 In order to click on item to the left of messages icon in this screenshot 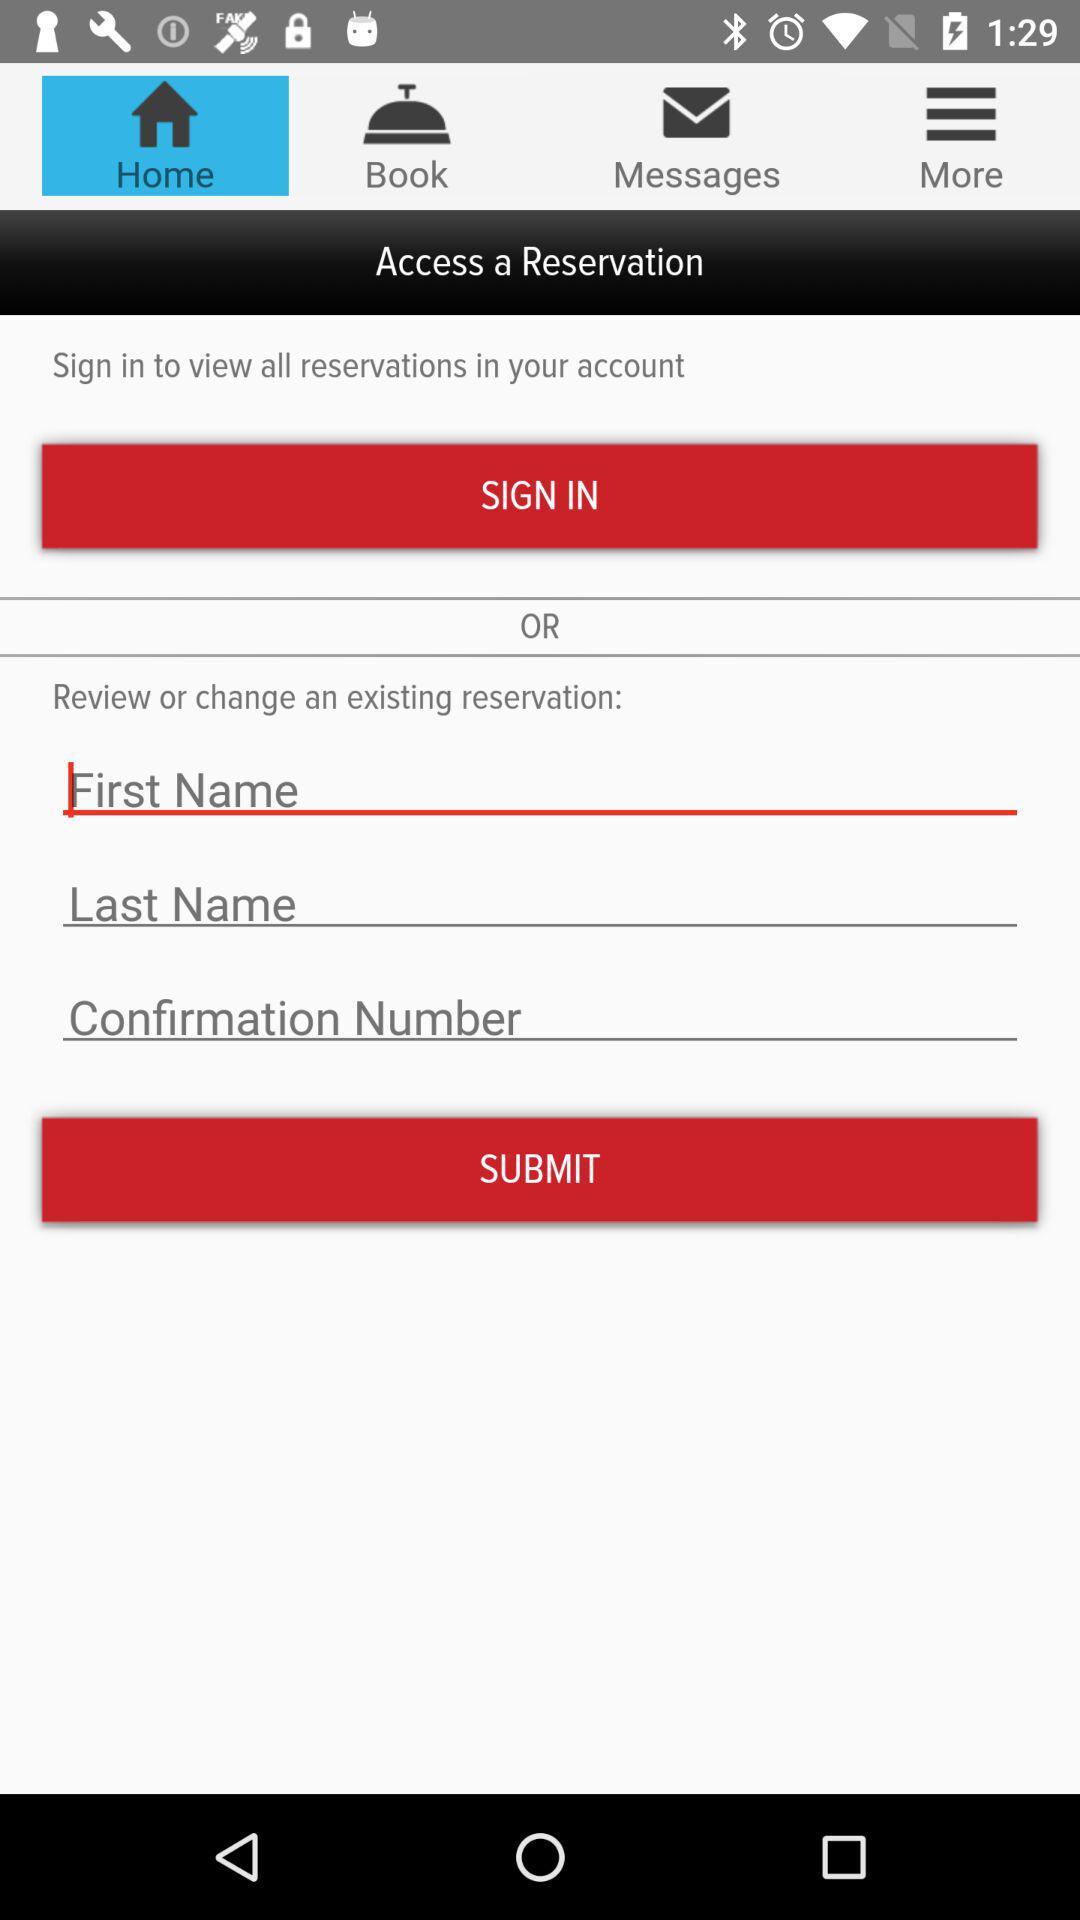, I will do `click(405, 134)`.